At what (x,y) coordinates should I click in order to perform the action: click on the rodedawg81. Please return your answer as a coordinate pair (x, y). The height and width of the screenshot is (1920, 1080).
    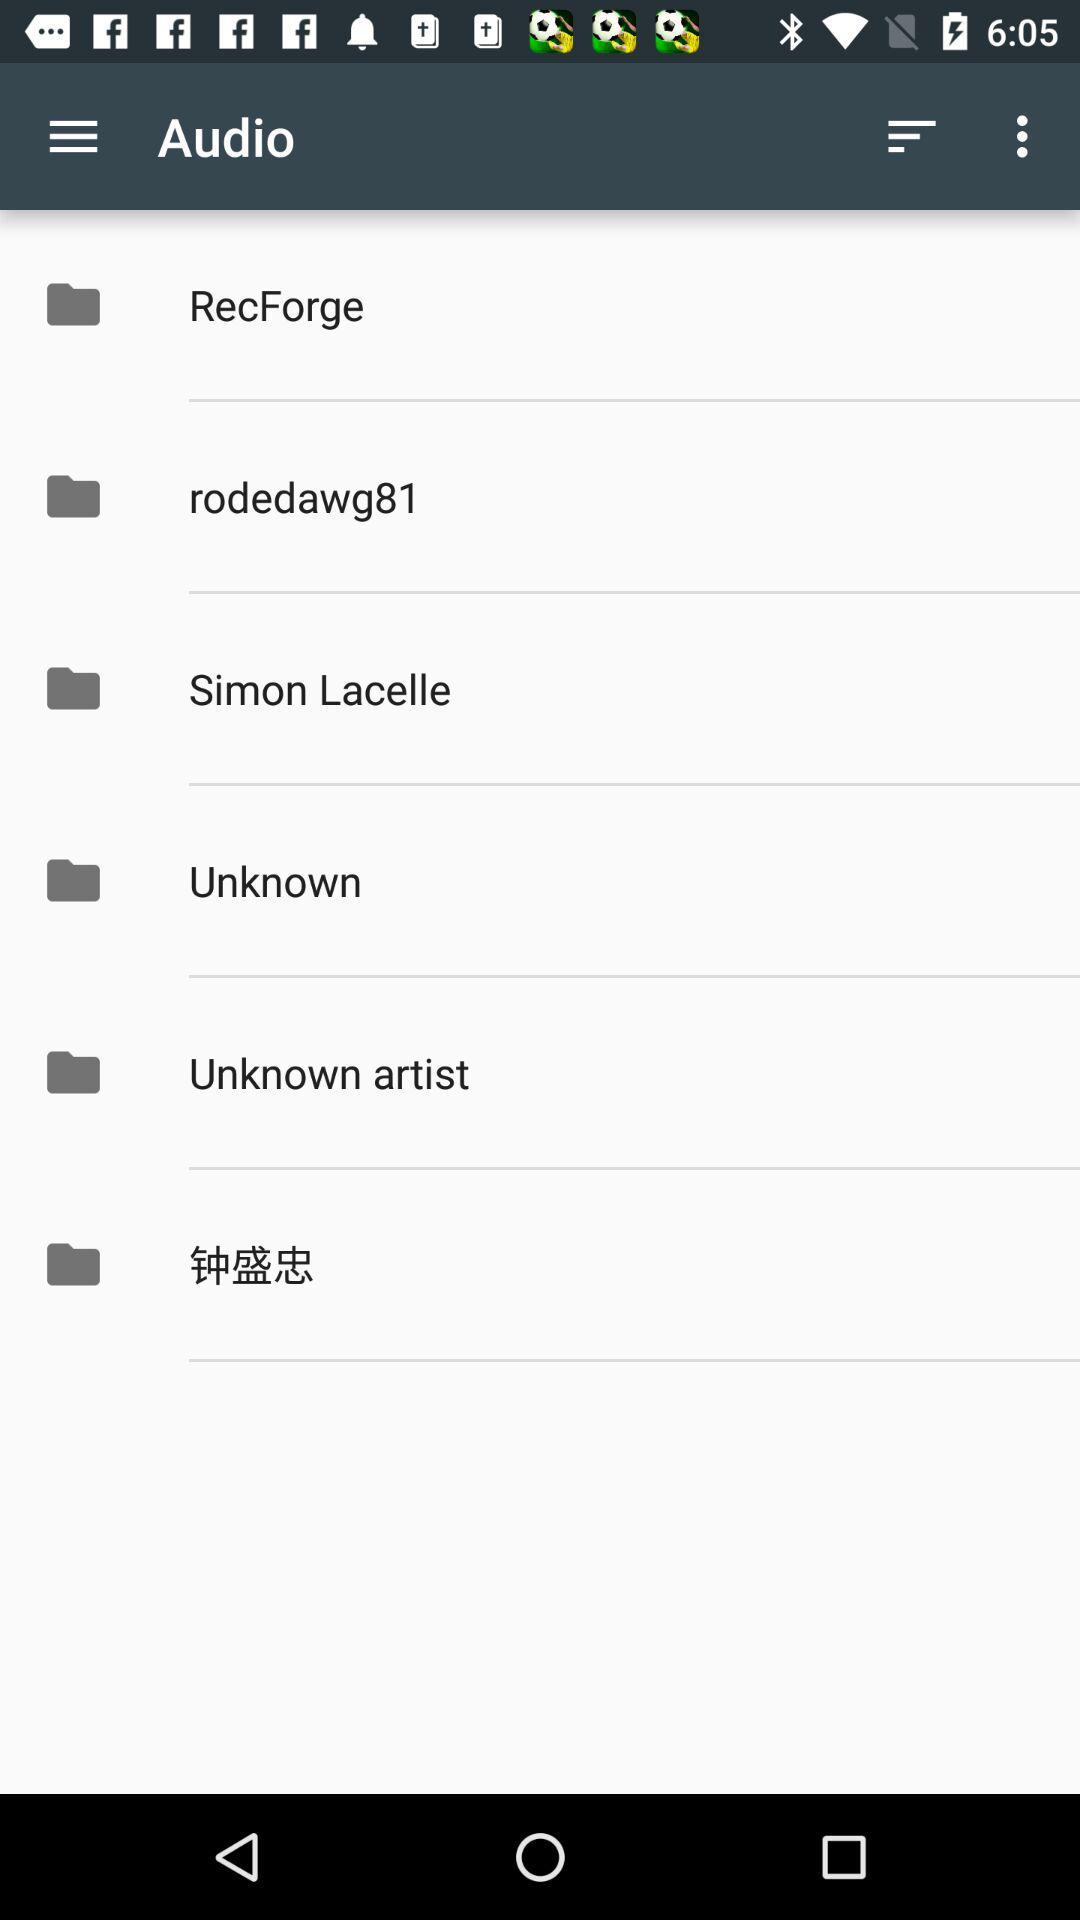
    Looking at the image, I should click on (612, 496).